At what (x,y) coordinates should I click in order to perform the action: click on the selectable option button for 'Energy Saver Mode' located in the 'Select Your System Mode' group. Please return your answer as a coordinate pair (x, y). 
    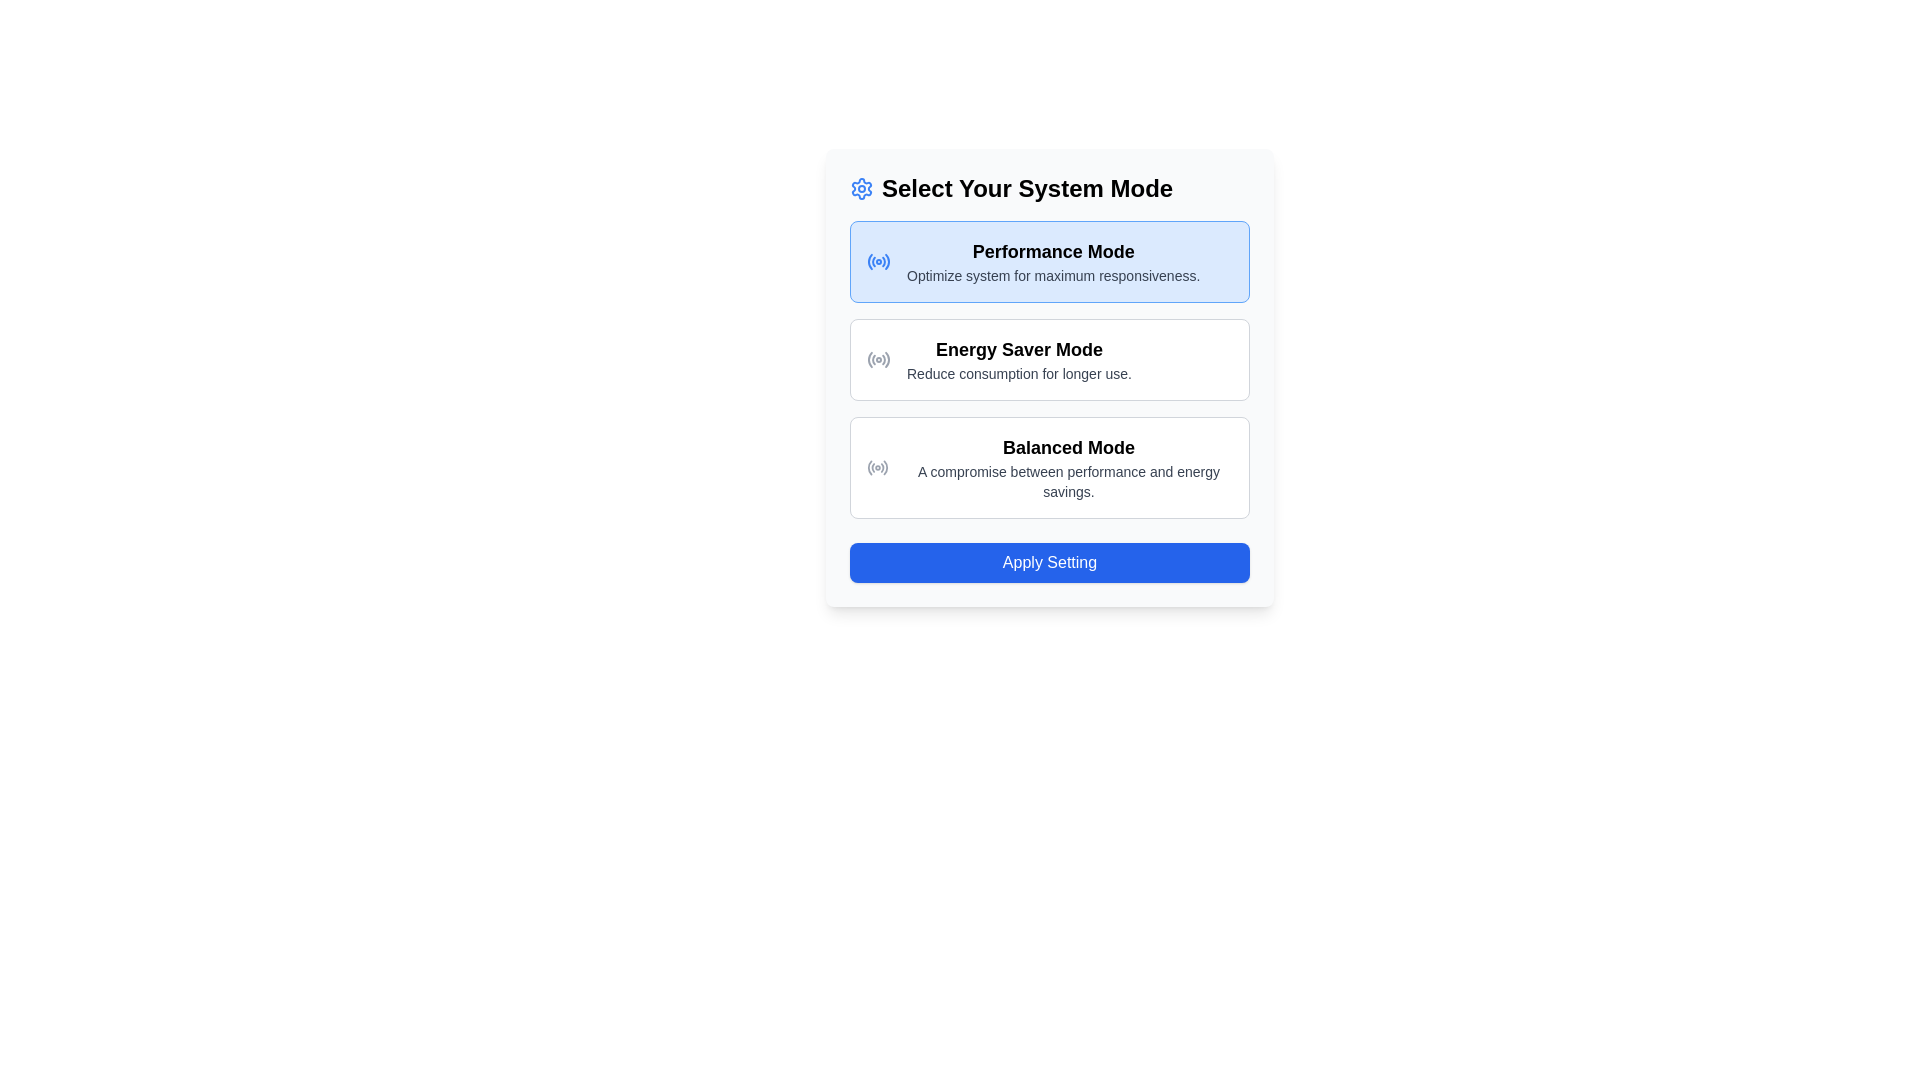
    Looking at the image, I should click on (1049, 358).